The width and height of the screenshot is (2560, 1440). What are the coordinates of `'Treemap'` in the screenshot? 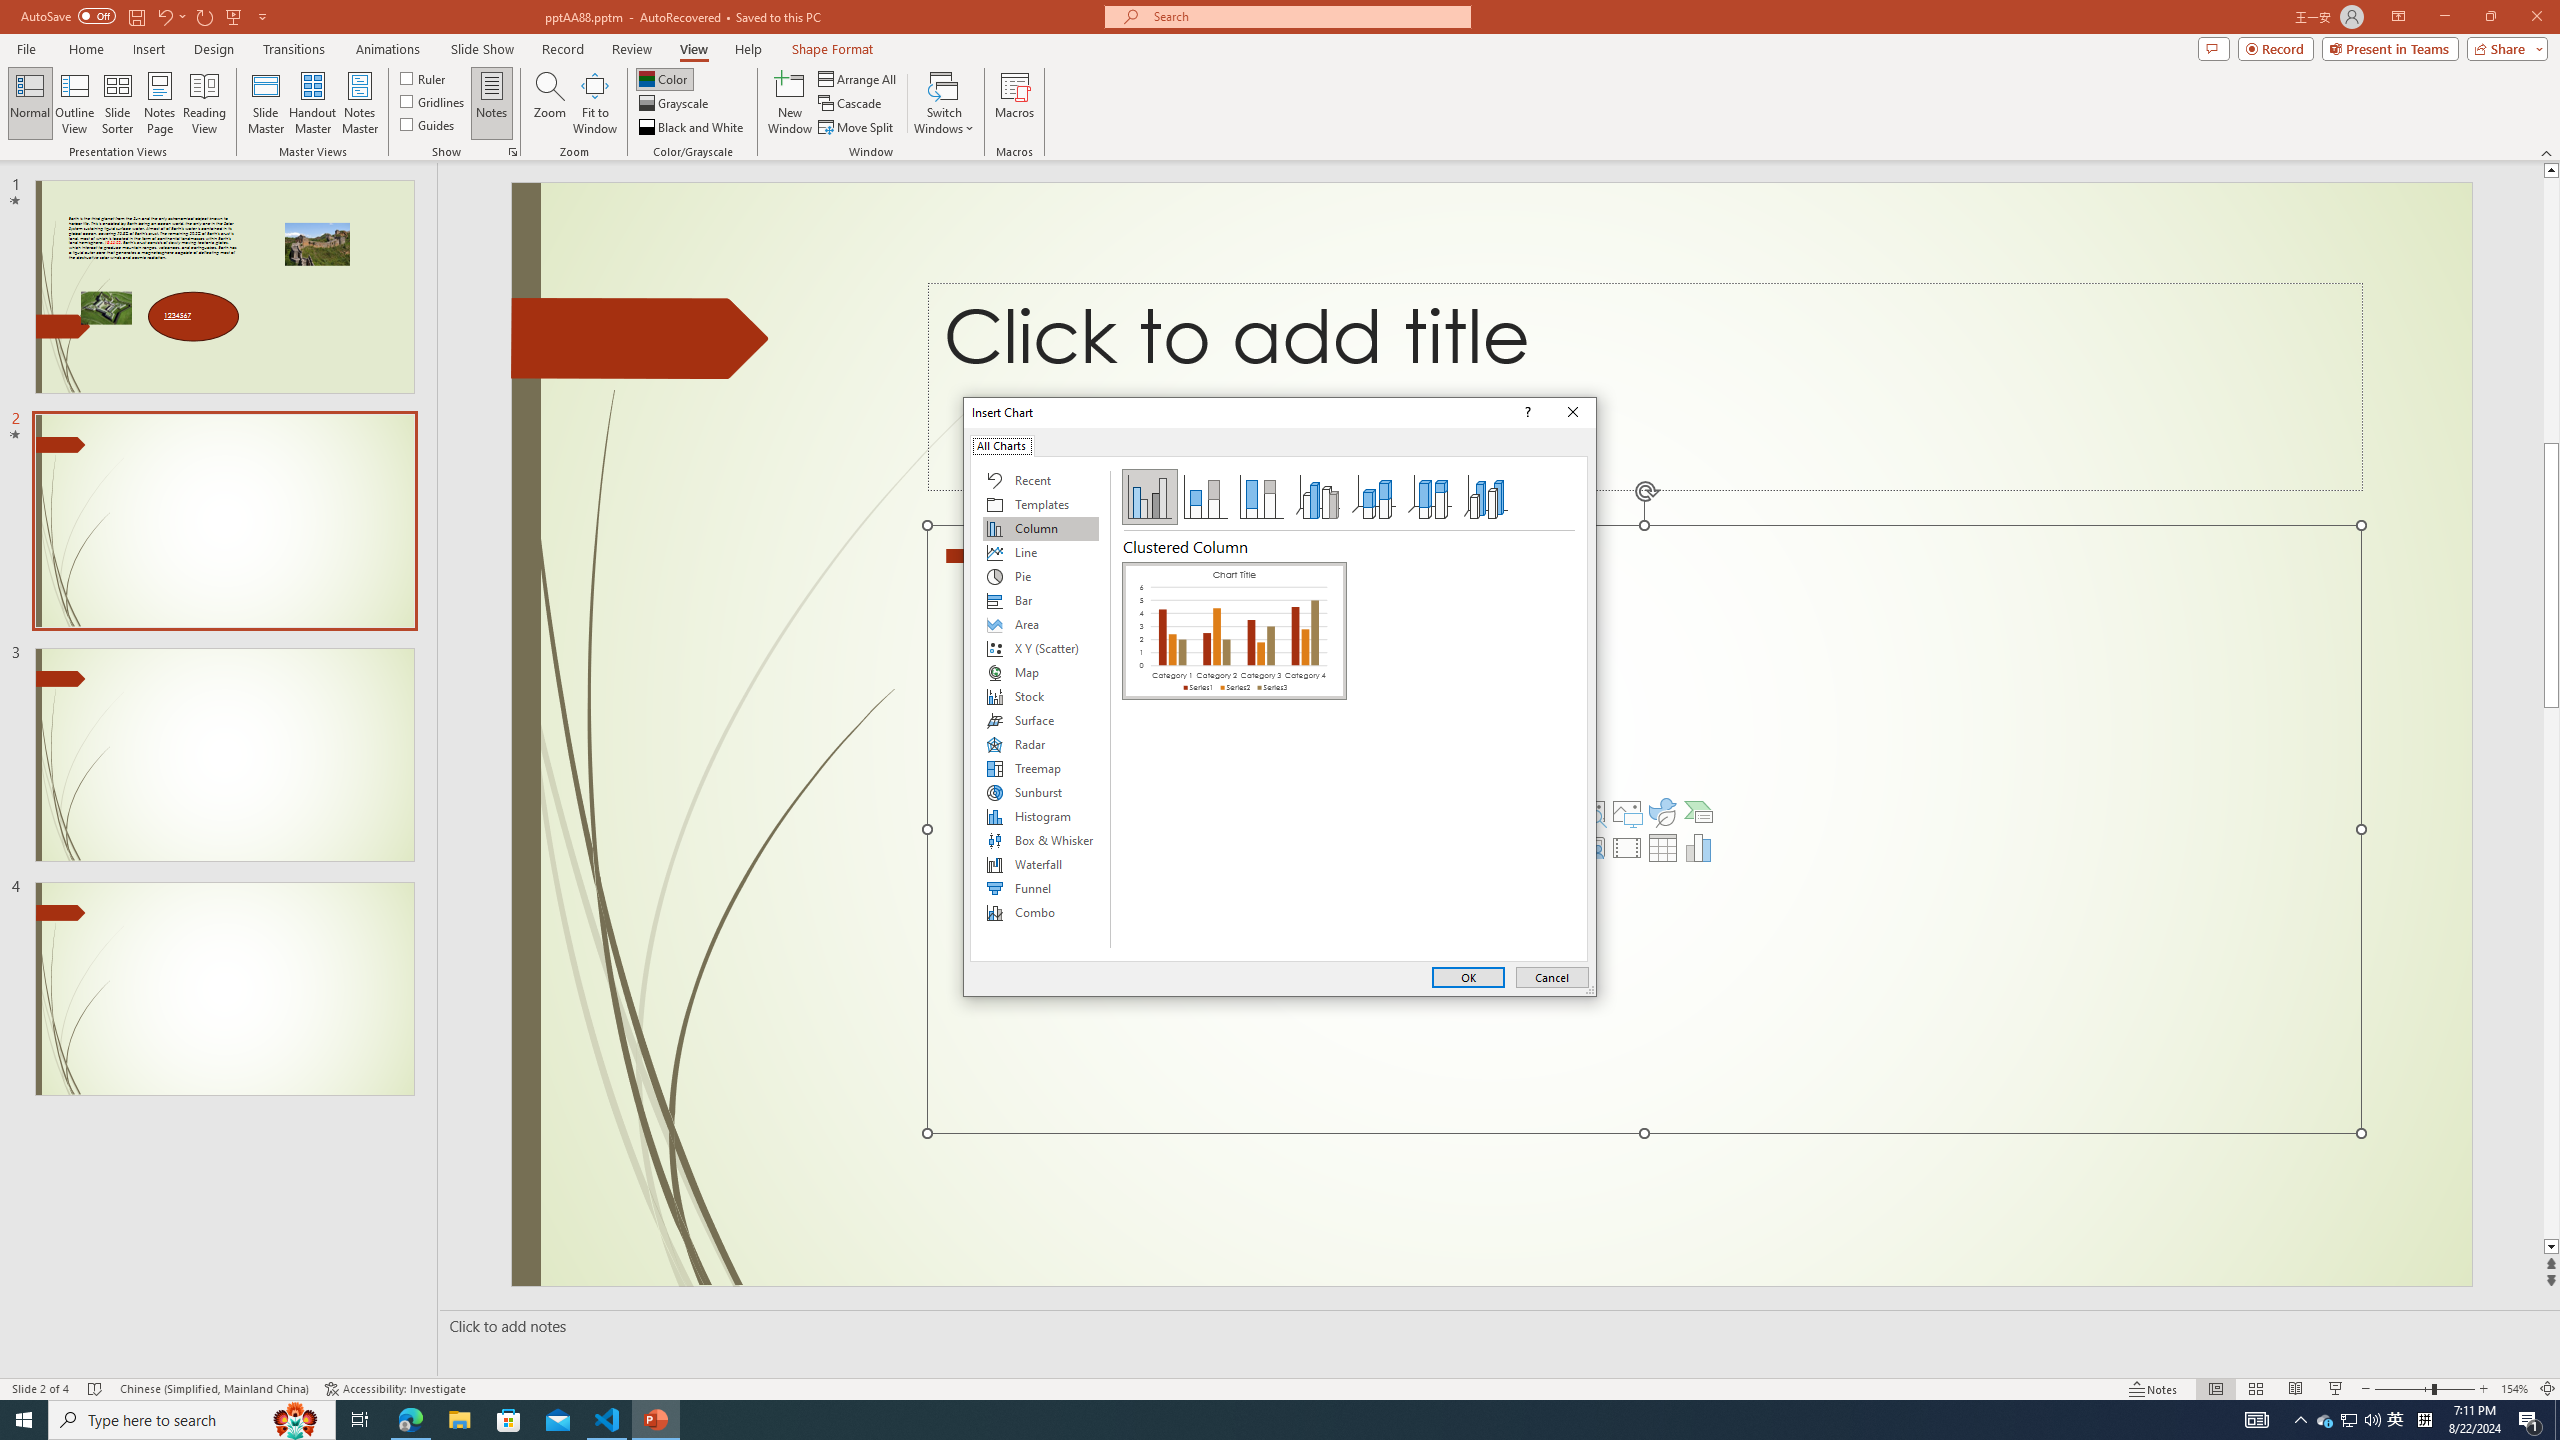 It's located at (1039, 767).